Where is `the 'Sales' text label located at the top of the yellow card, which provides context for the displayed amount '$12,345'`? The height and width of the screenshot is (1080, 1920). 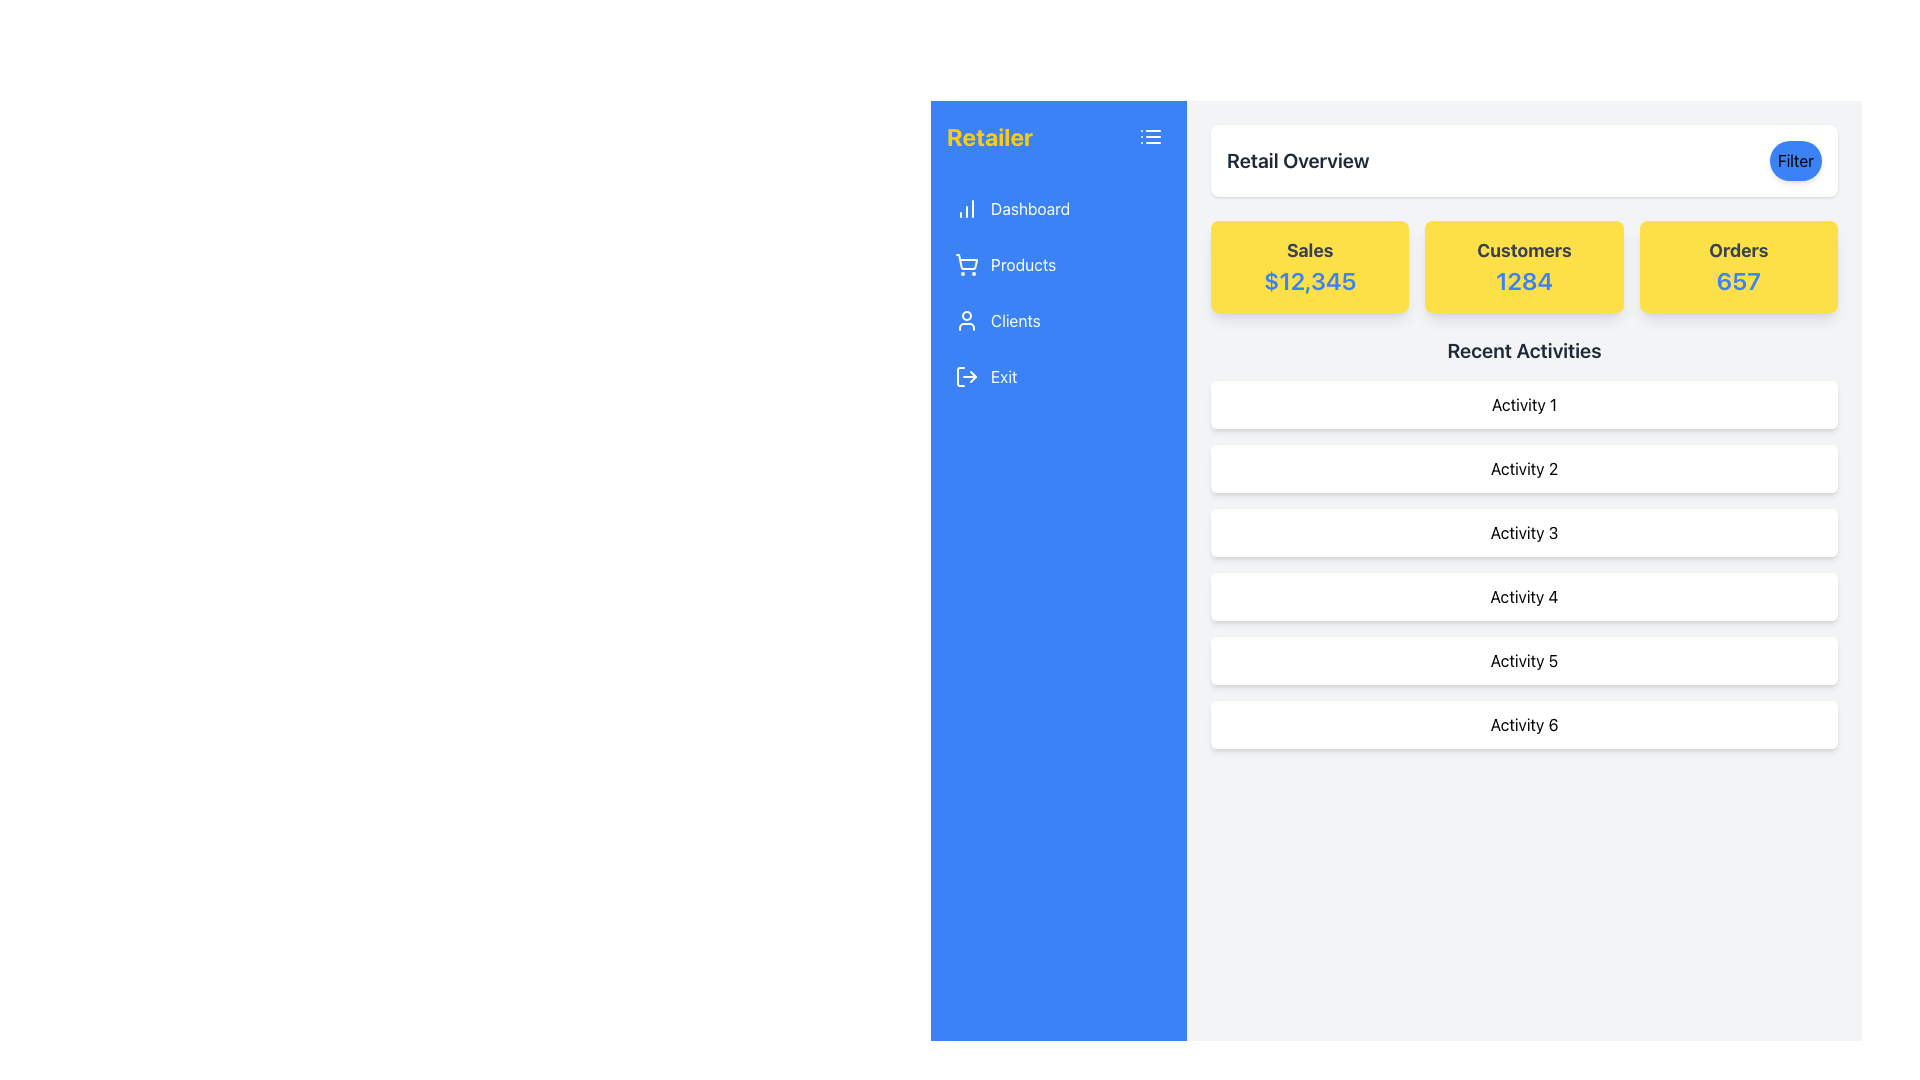 the 'Sales' text label located at the top of the yellow card, which provides context for the displayed amount '$12,345' is located at coordinates (1310, 249).